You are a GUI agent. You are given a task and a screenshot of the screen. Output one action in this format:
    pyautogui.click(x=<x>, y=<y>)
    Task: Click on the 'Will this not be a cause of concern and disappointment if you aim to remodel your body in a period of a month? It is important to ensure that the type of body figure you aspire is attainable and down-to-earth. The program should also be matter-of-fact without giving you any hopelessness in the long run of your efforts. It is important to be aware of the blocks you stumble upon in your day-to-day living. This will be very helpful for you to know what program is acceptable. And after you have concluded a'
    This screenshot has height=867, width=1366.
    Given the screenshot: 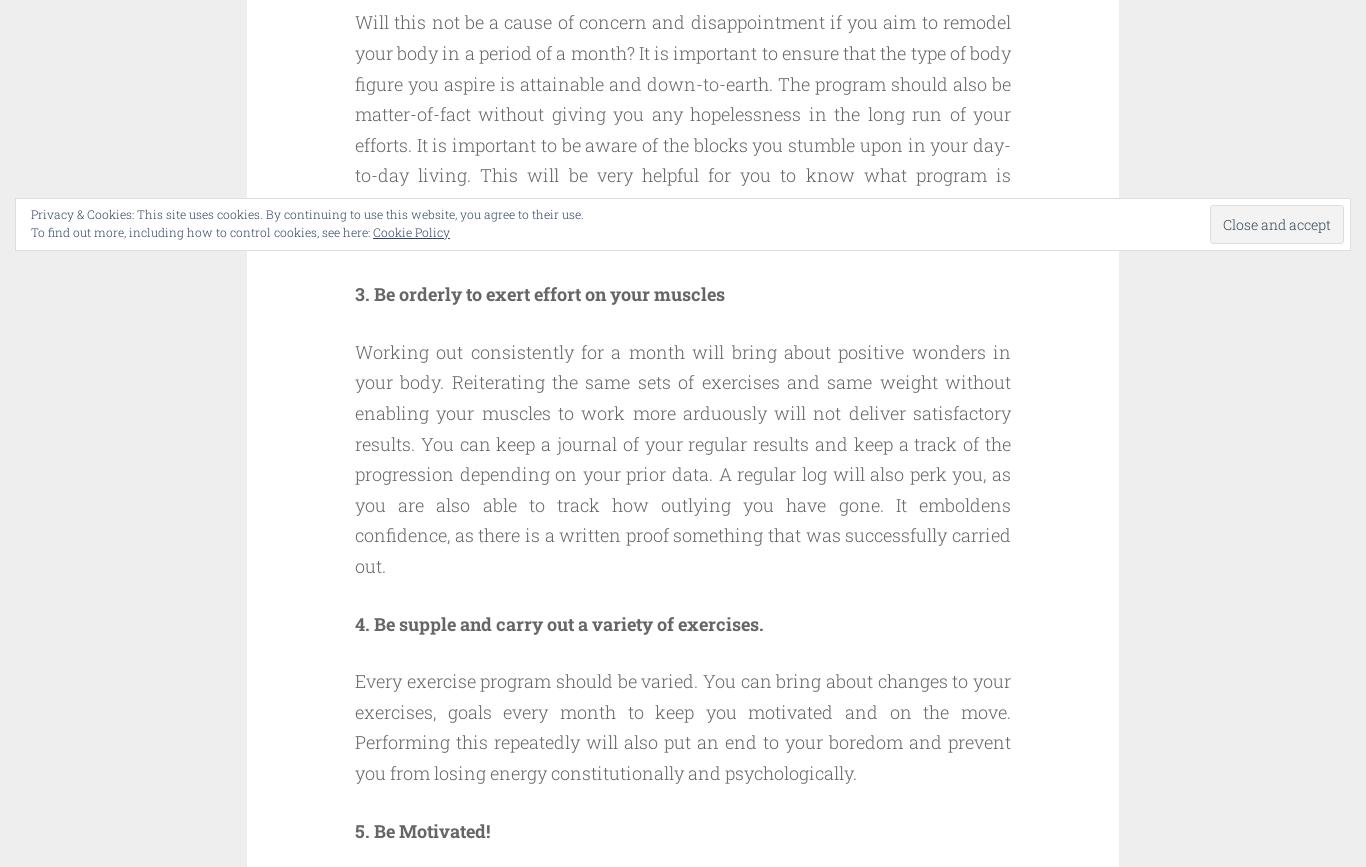 What is the action you would take?
    pyautogui.click(x=354, y=114)
    